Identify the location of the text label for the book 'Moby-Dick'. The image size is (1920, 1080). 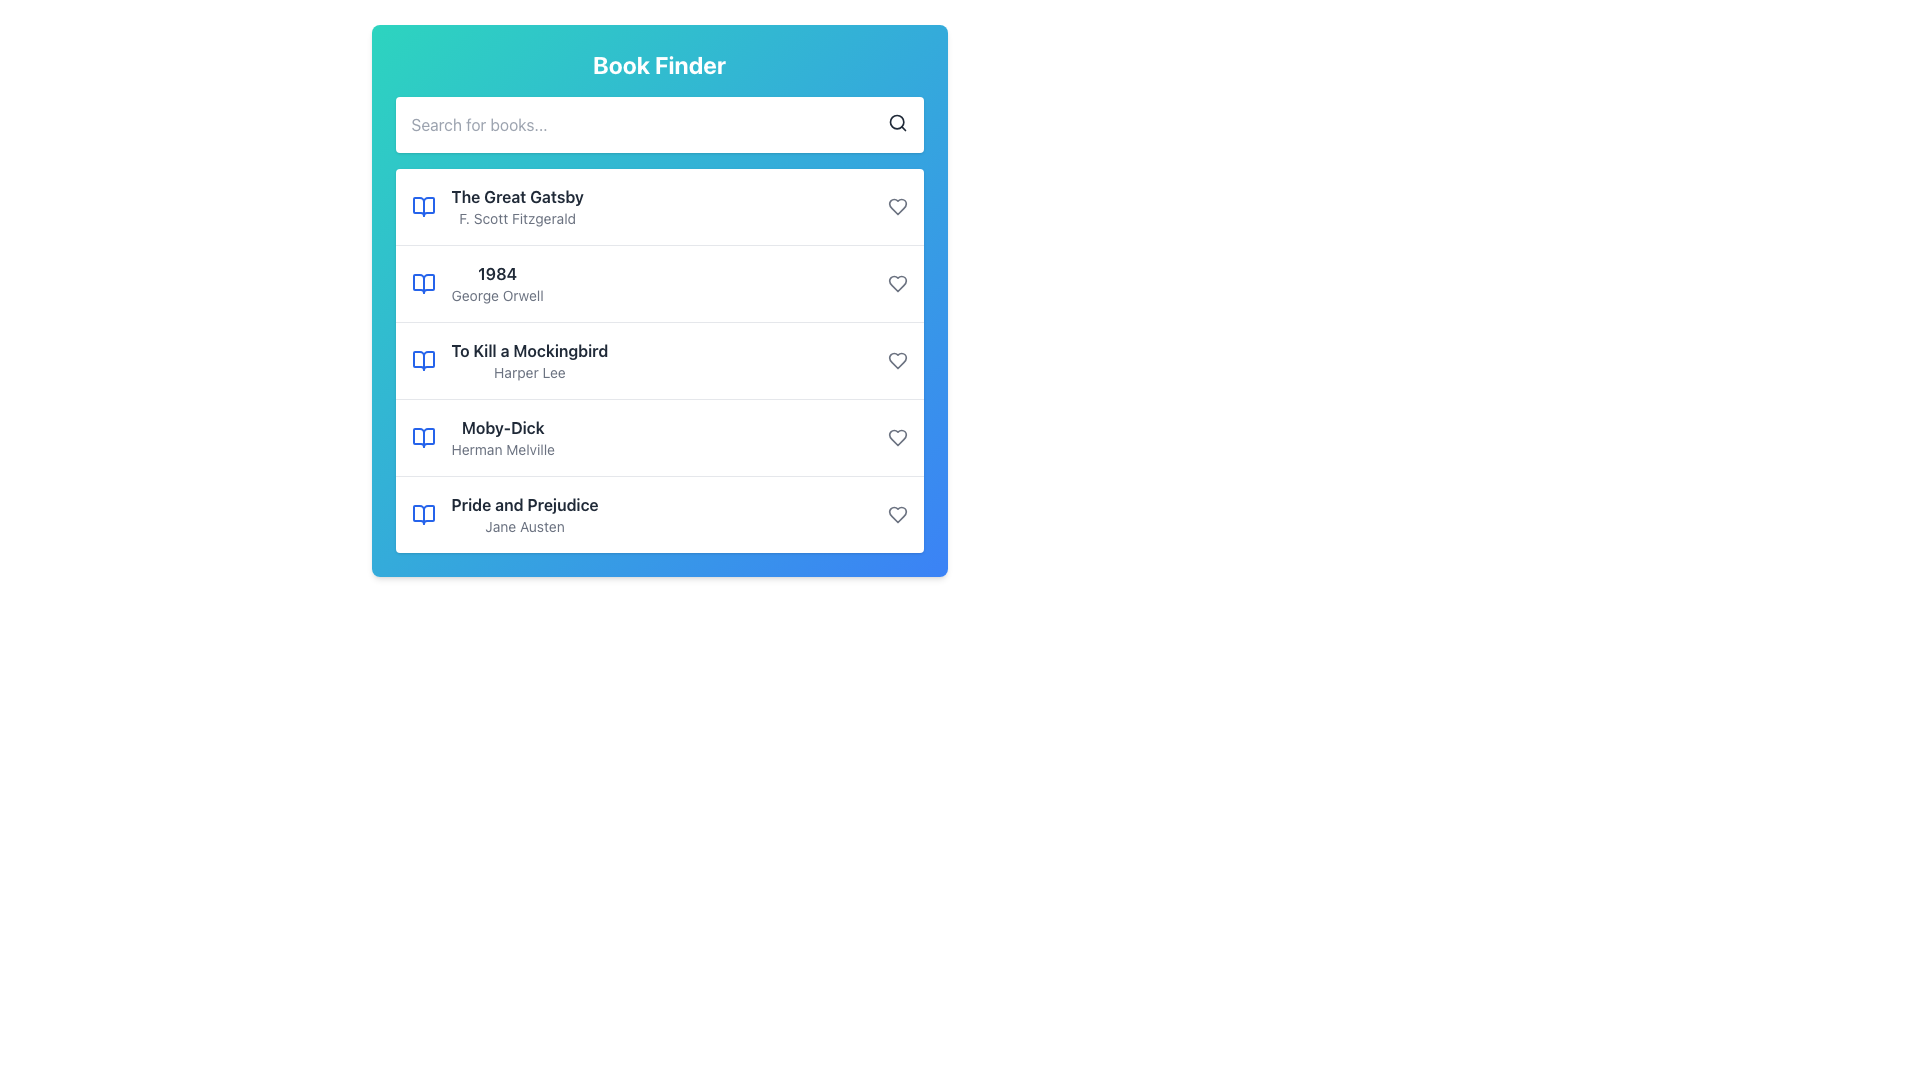
(503, 427).